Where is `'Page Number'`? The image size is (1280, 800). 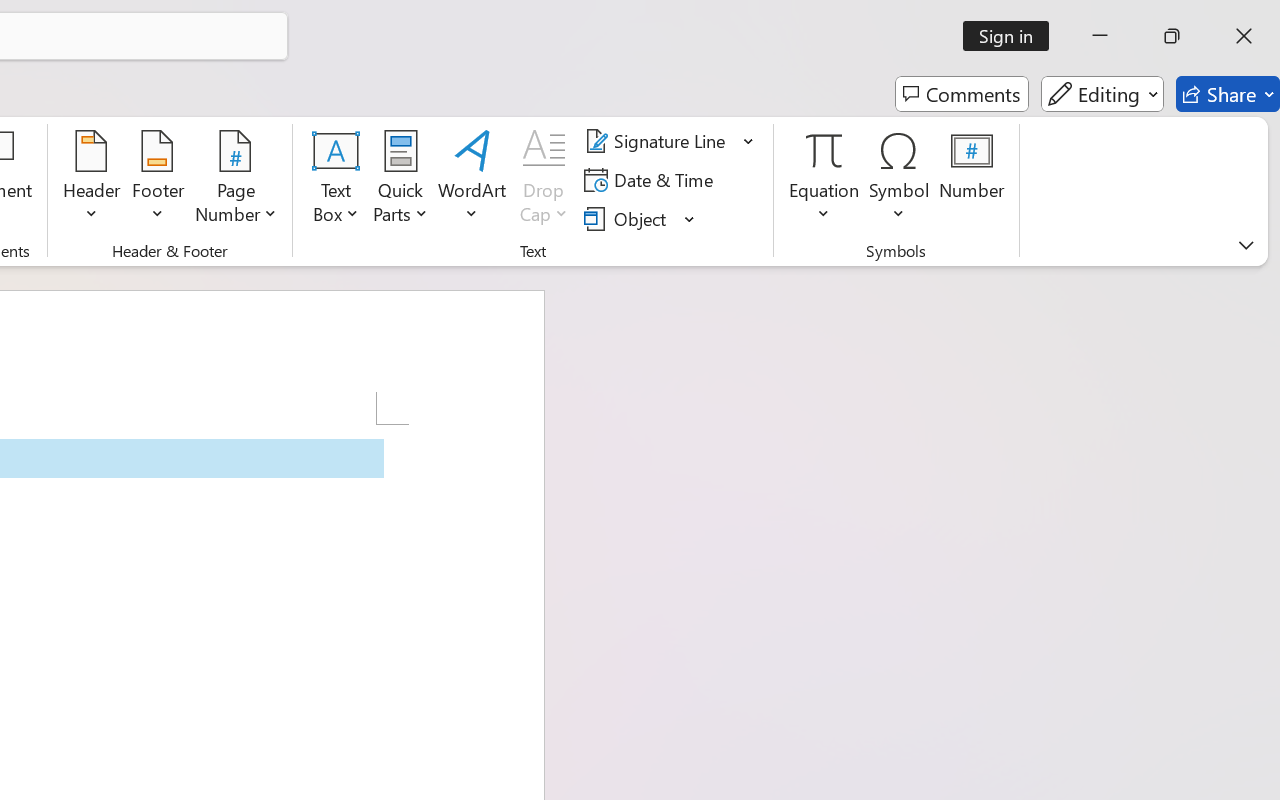
'Page Number' is located at coordinates (236, 179).